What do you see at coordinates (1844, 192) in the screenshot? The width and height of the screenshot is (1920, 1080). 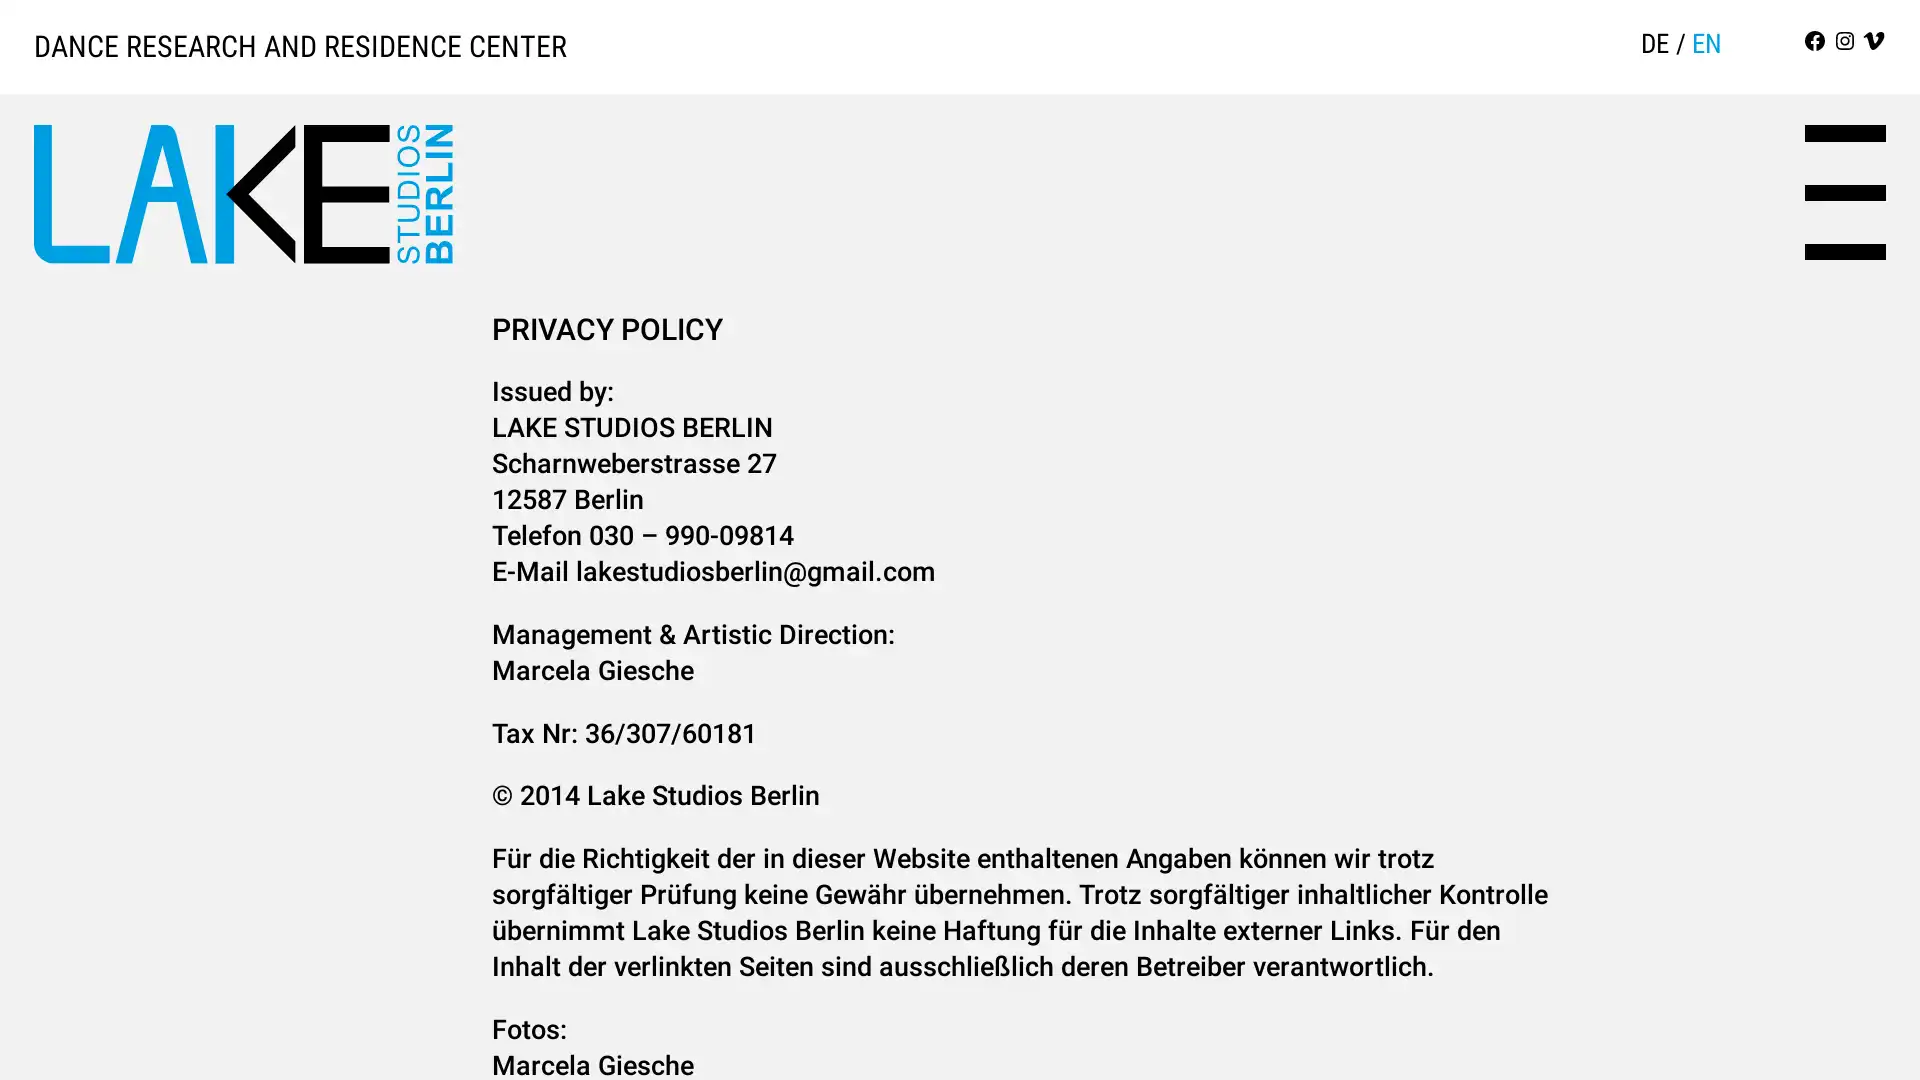 I see `Menu` at bounding box center [1844, 192].